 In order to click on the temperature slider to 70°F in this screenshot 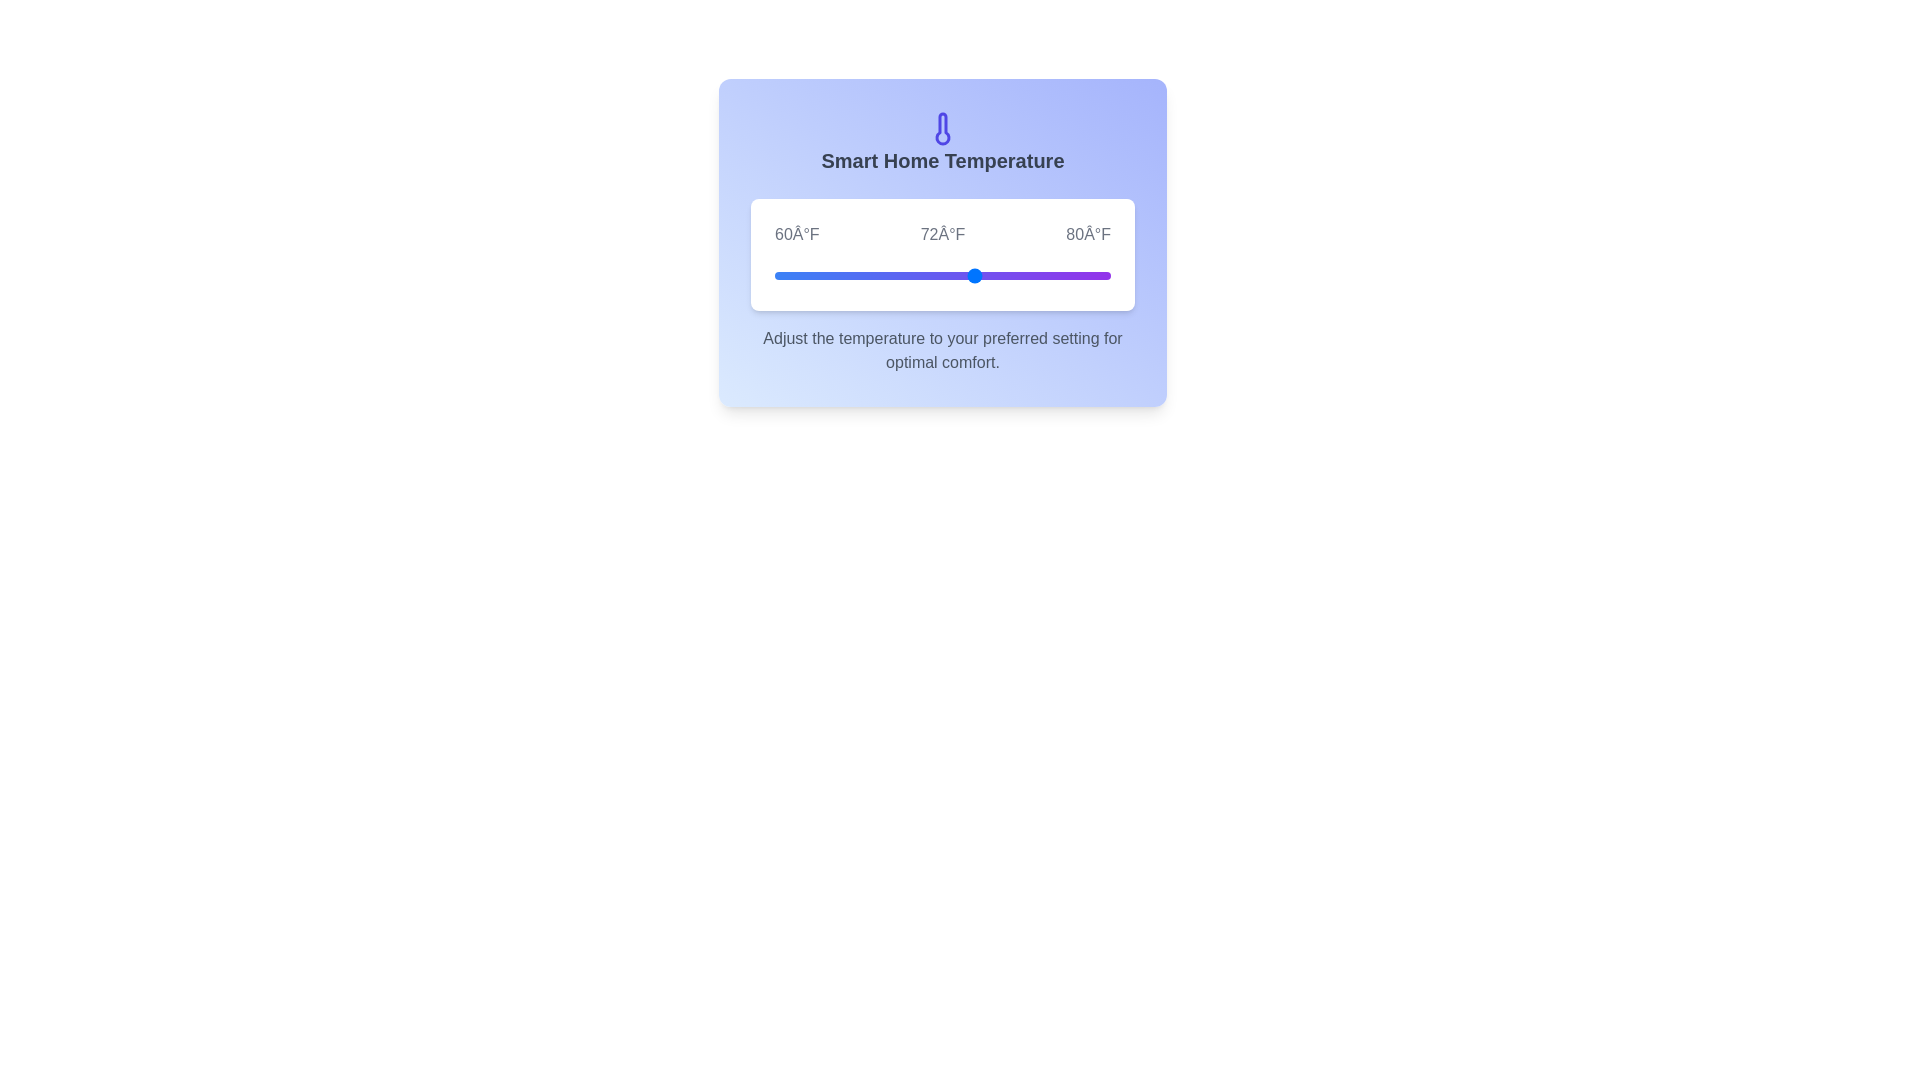, I will do `click(941, 276)`.